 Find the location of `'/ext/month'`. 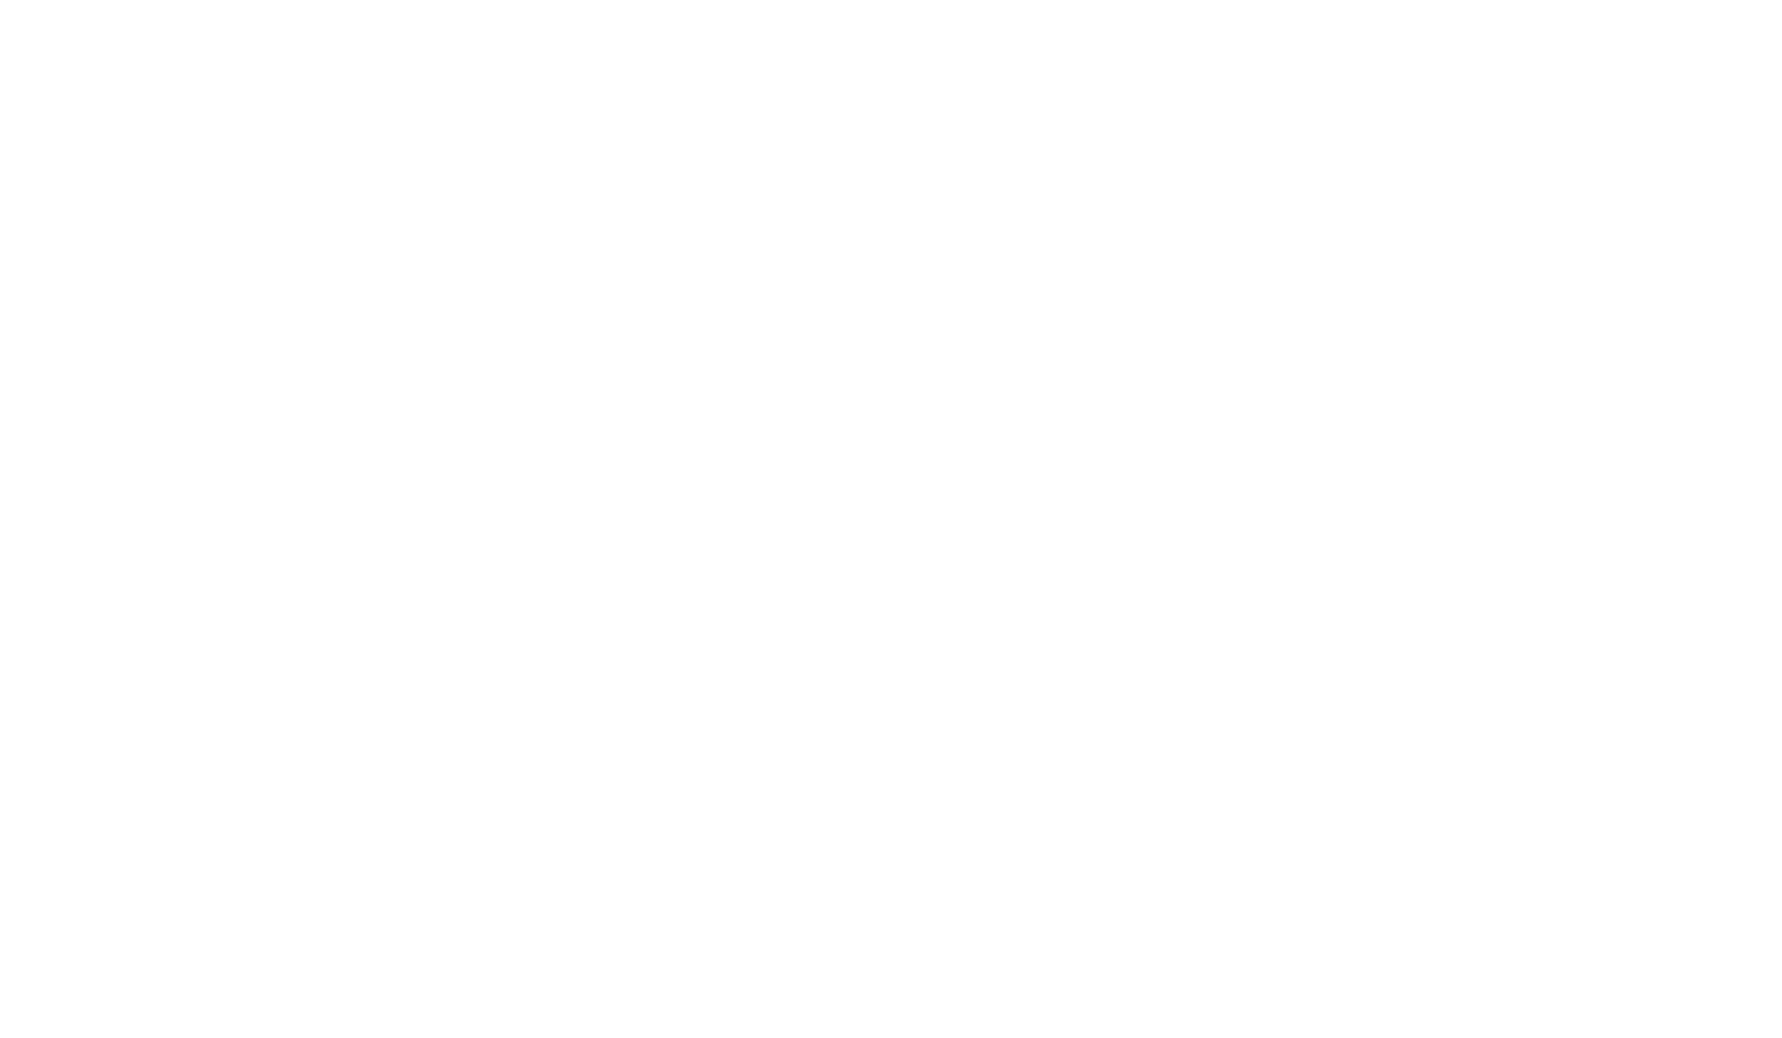

'/ext/month' is located at coordinates (928, 264).